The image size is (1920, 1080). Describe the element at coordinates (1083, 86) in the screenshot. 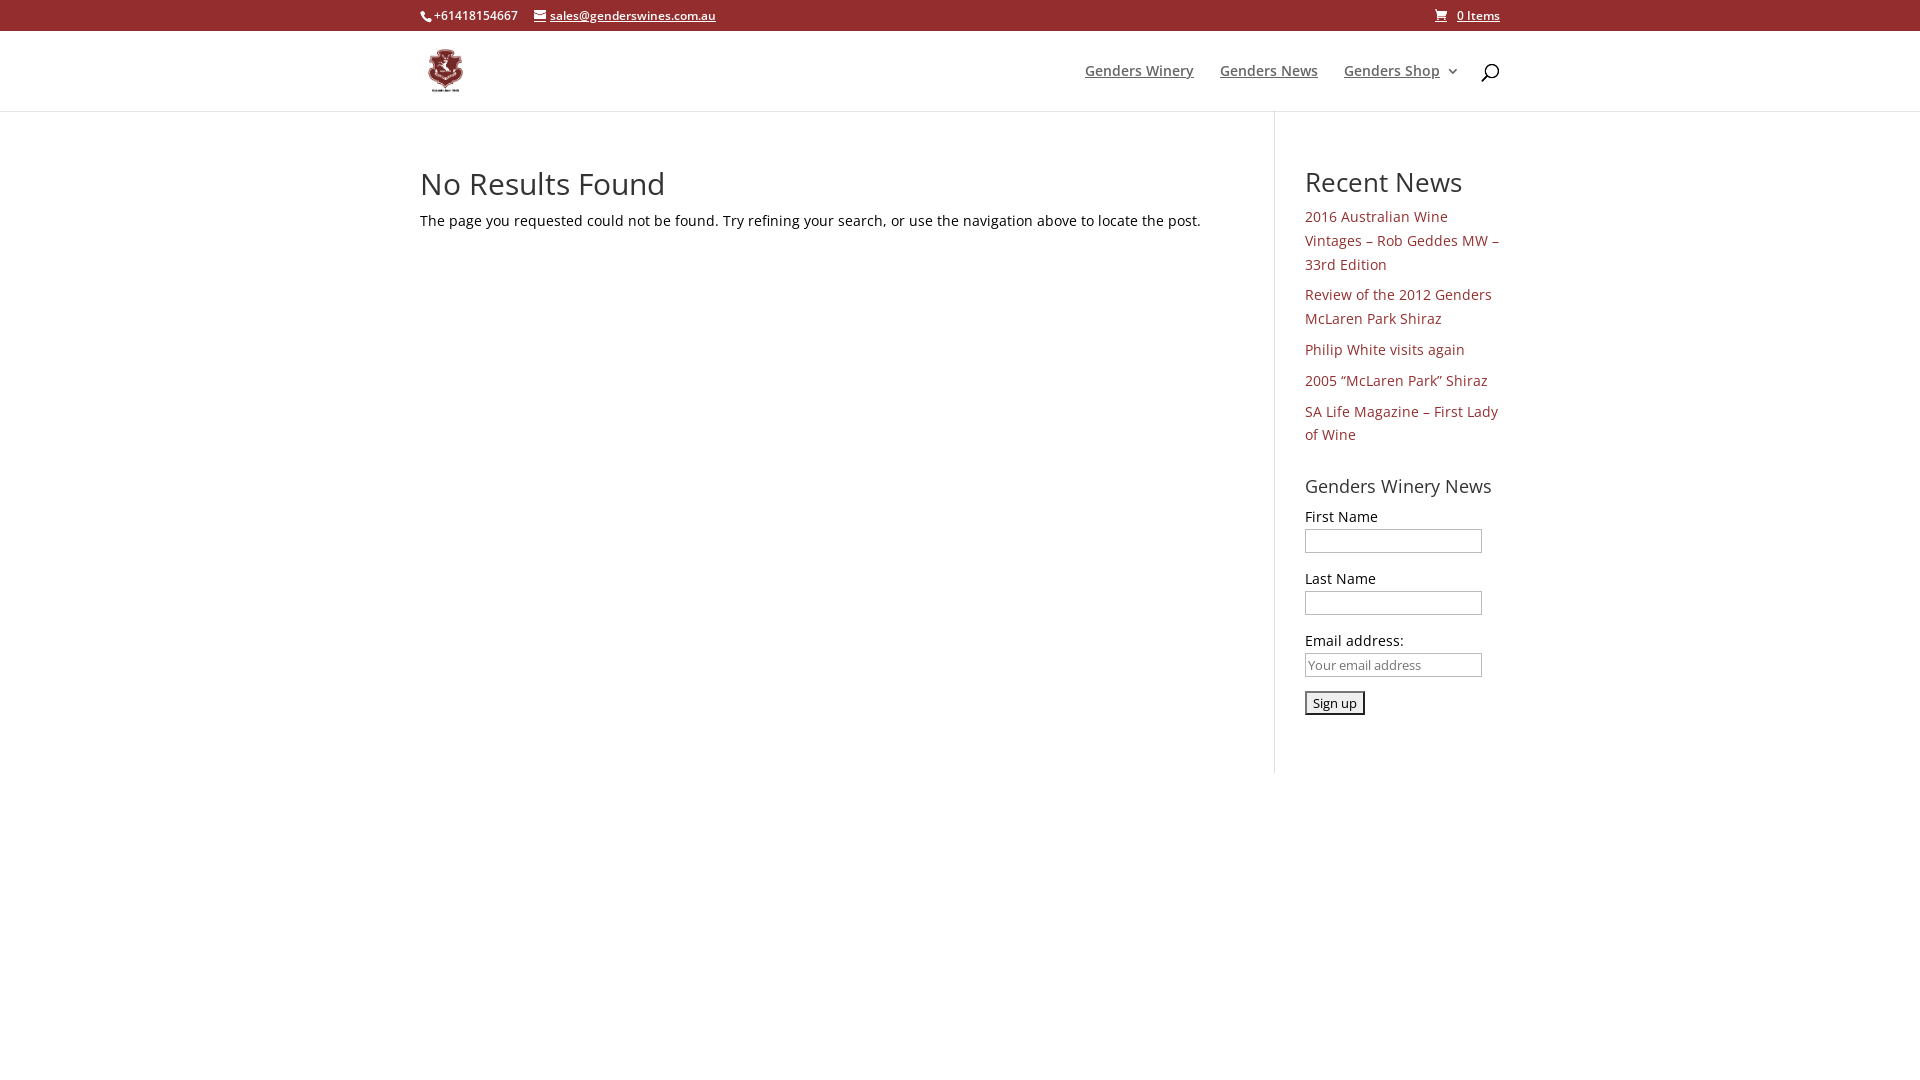

I see `'Genders Winery'` at that location.